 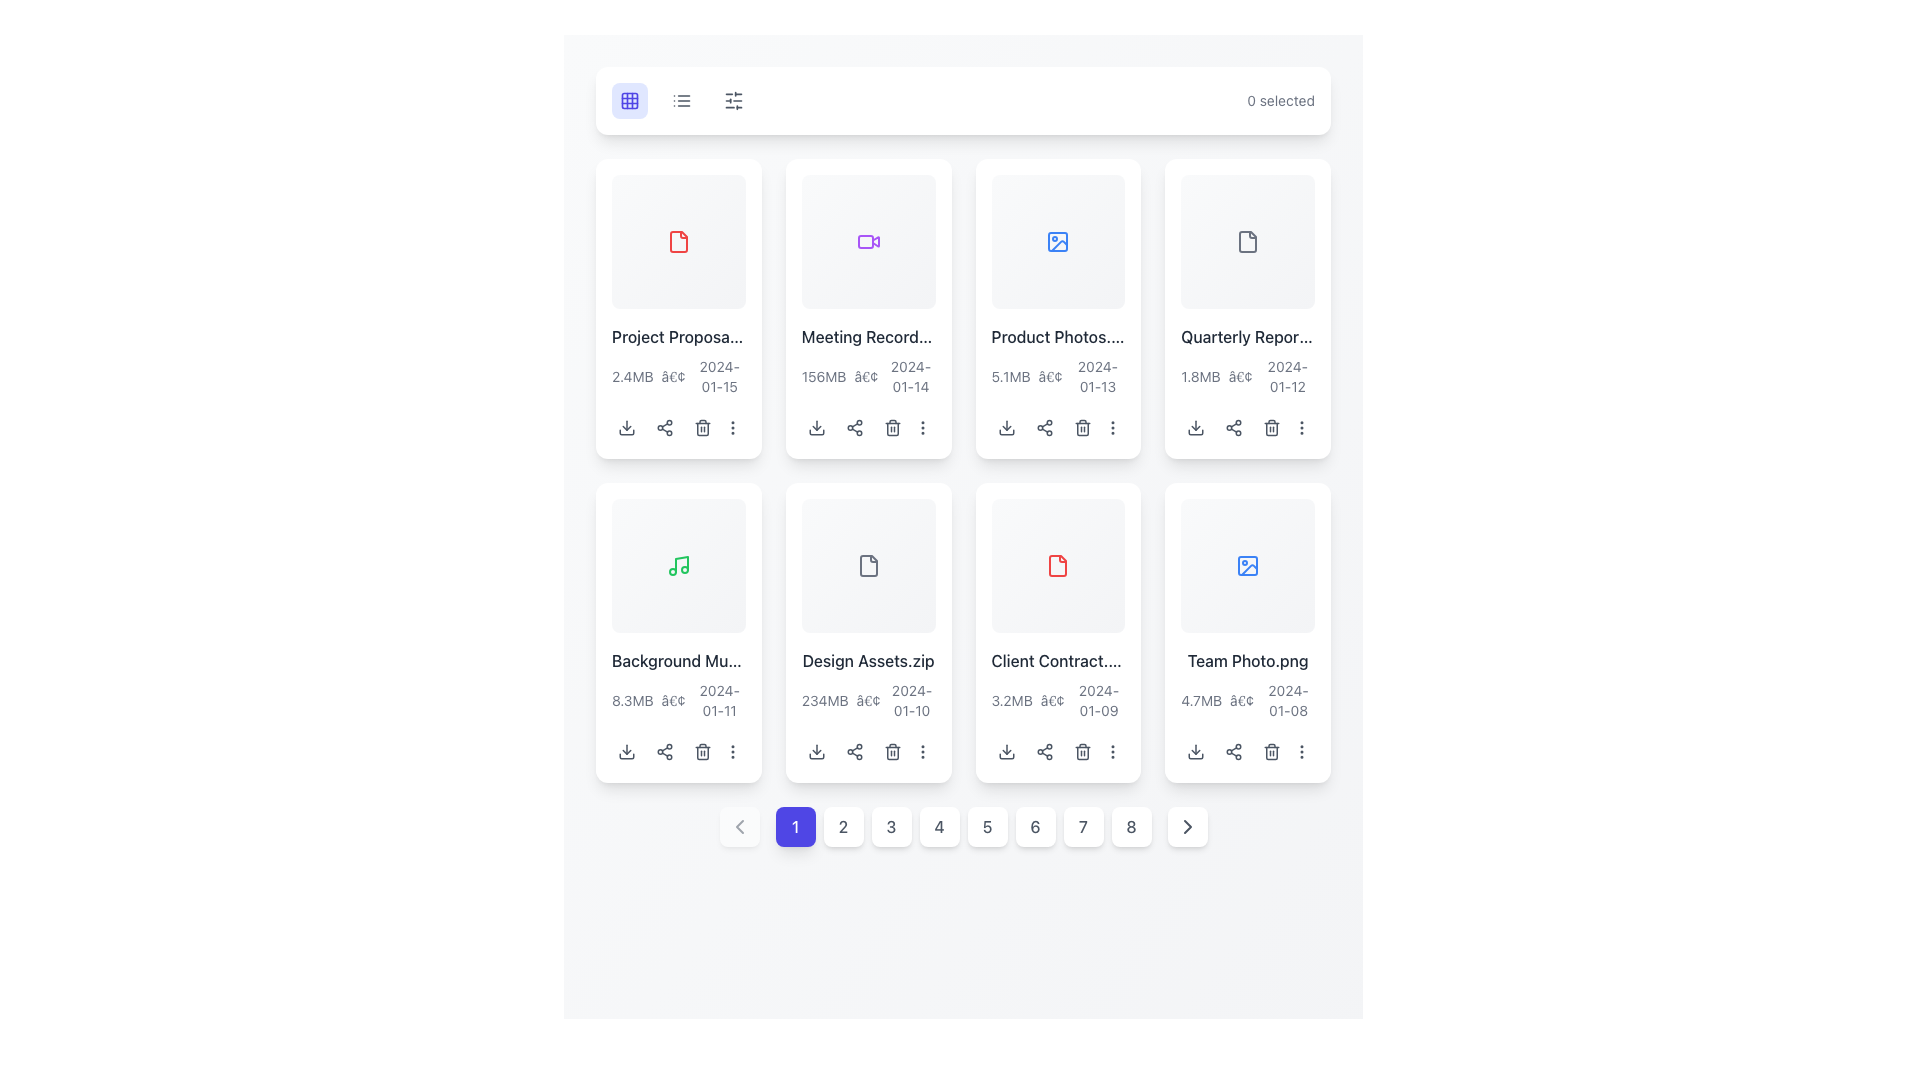 I want to click on the download icon, which is a downward-pointing arrow with a bar below it, located at the bottom of the 'Background Music.mp3' card, to initiate a download, so click(x=626, y=751).